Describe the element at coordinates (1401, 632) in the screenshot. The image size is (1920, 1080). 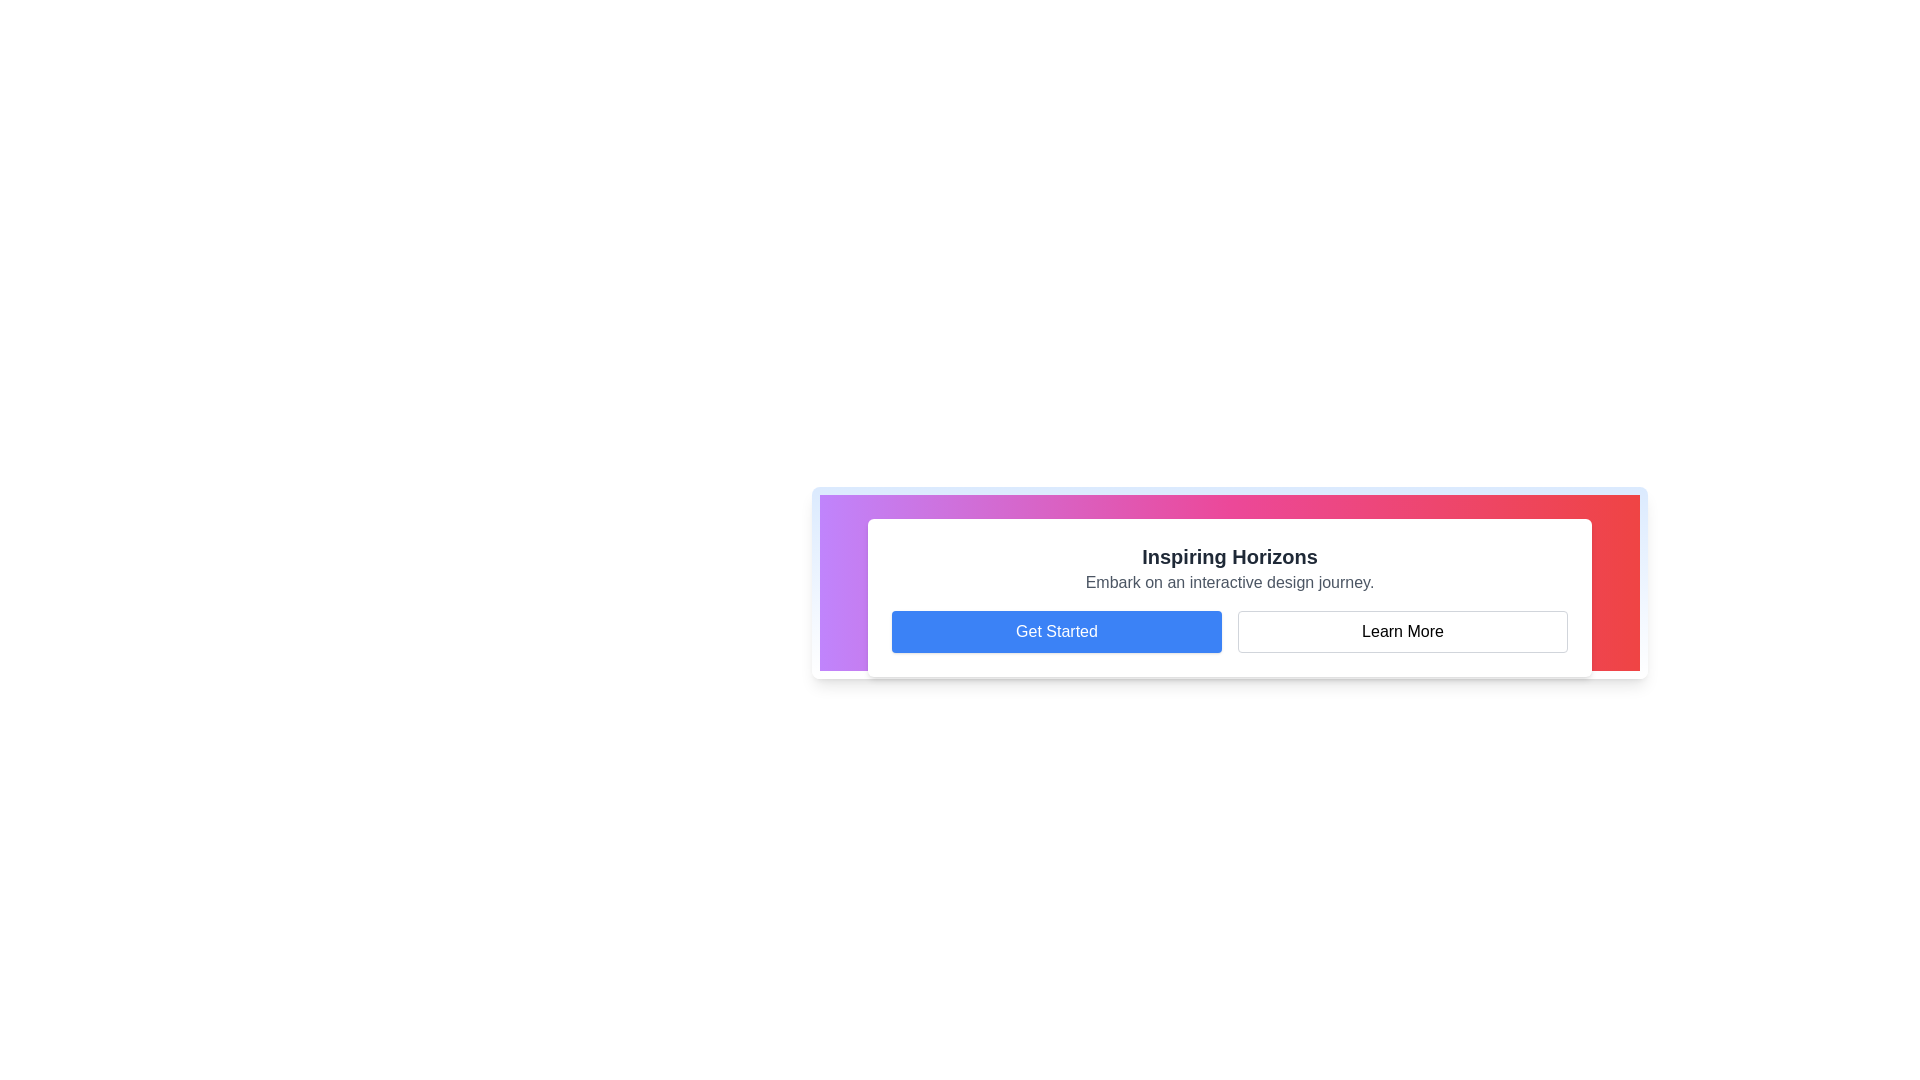
I see `the 'Learn More' button using keyboard navigation` at that location.